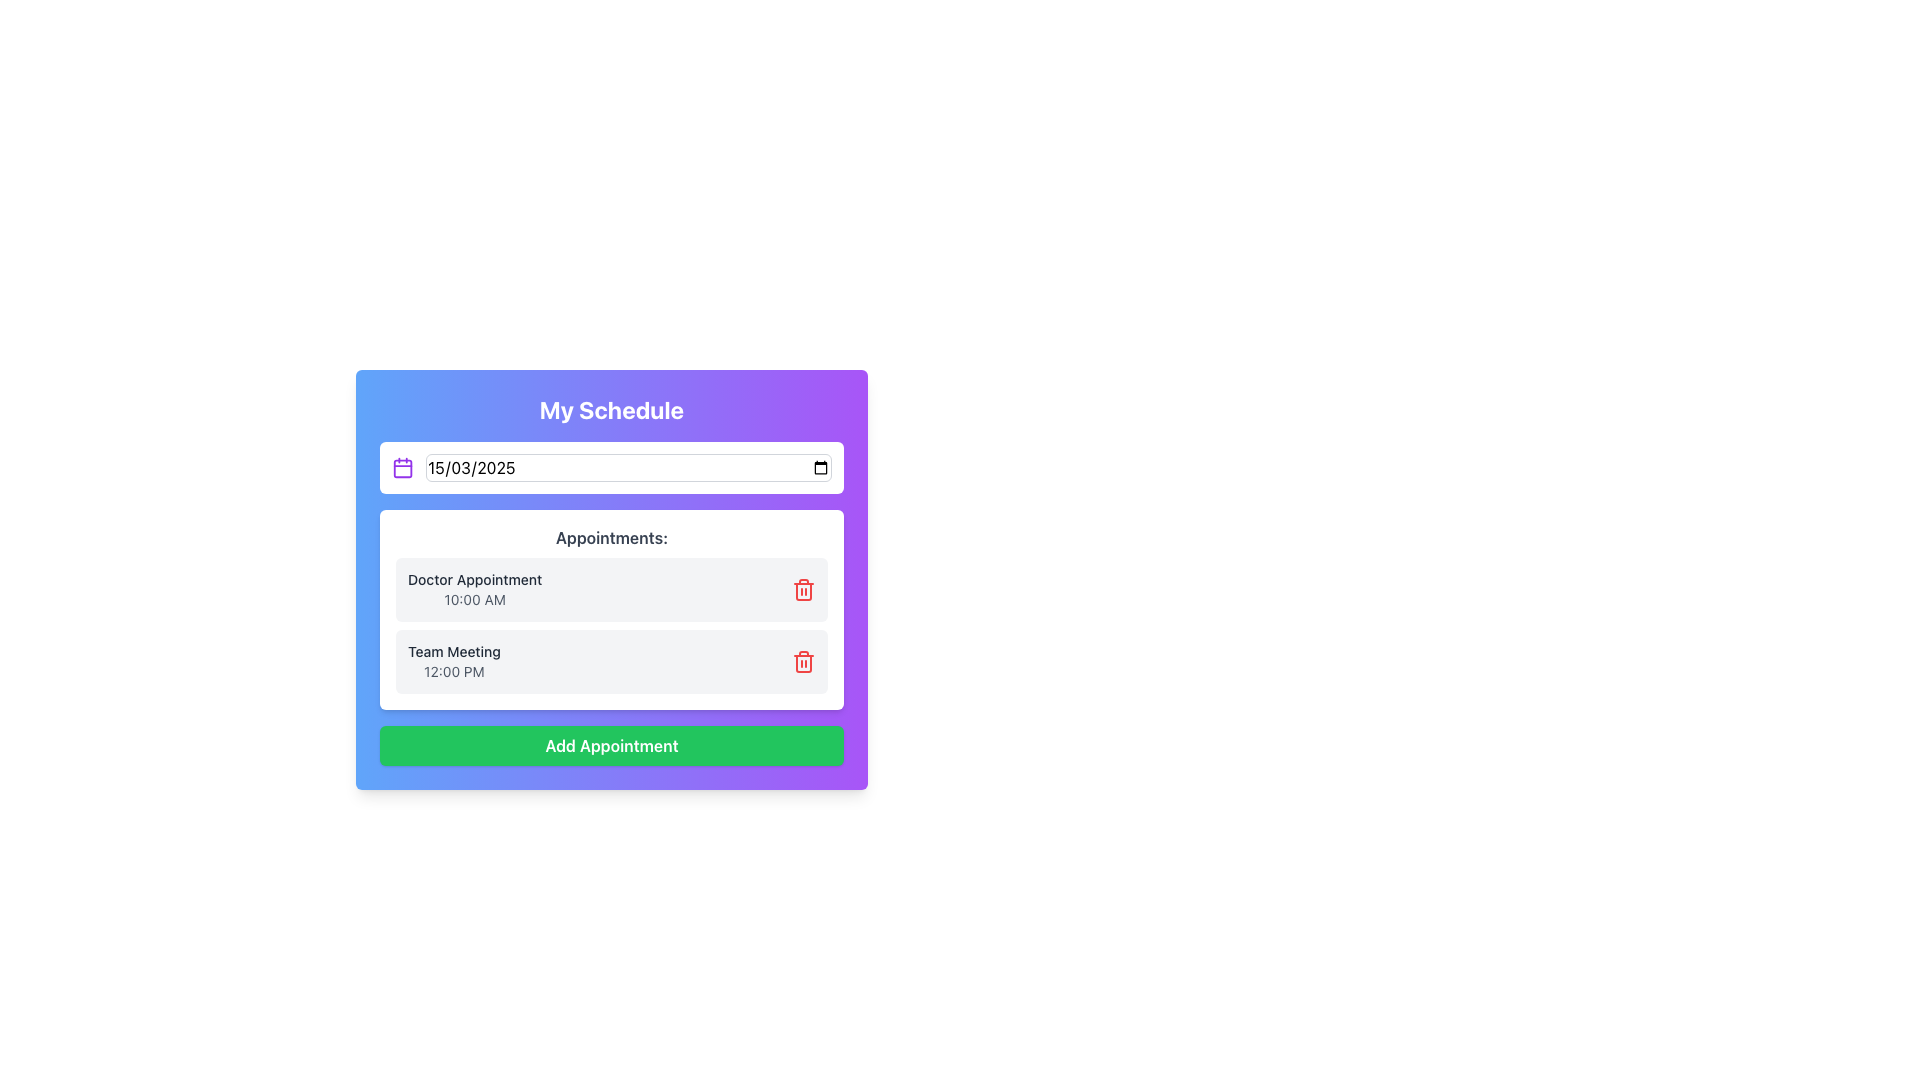  What do you see at coordinates (610, 467) in the screenshot?
I see `a date using the calendar dropdown from the Date Input Field located in the 'My Schedule' card section, just below the title` at bounding box center [610, 467].